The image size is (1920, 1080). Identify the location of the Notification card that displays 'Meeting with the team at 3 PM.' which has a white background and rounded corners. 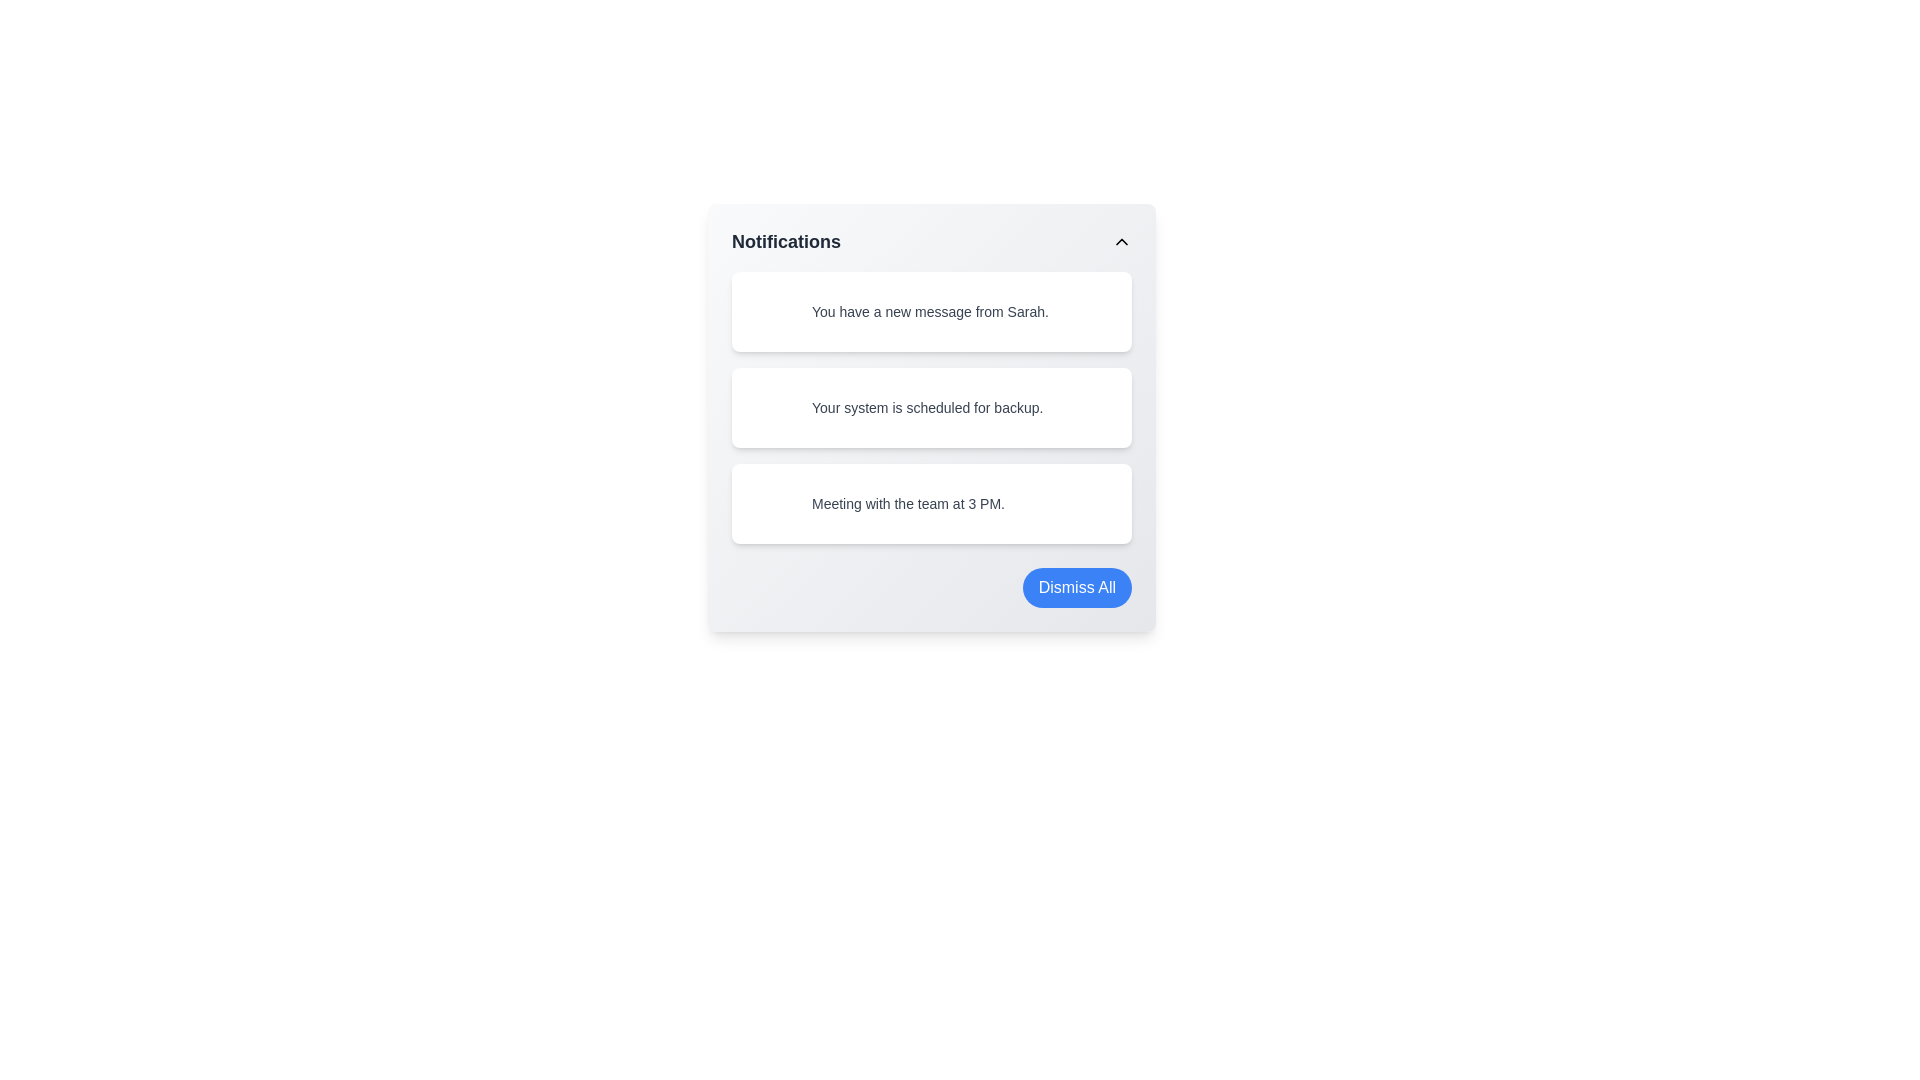
(930, 503).